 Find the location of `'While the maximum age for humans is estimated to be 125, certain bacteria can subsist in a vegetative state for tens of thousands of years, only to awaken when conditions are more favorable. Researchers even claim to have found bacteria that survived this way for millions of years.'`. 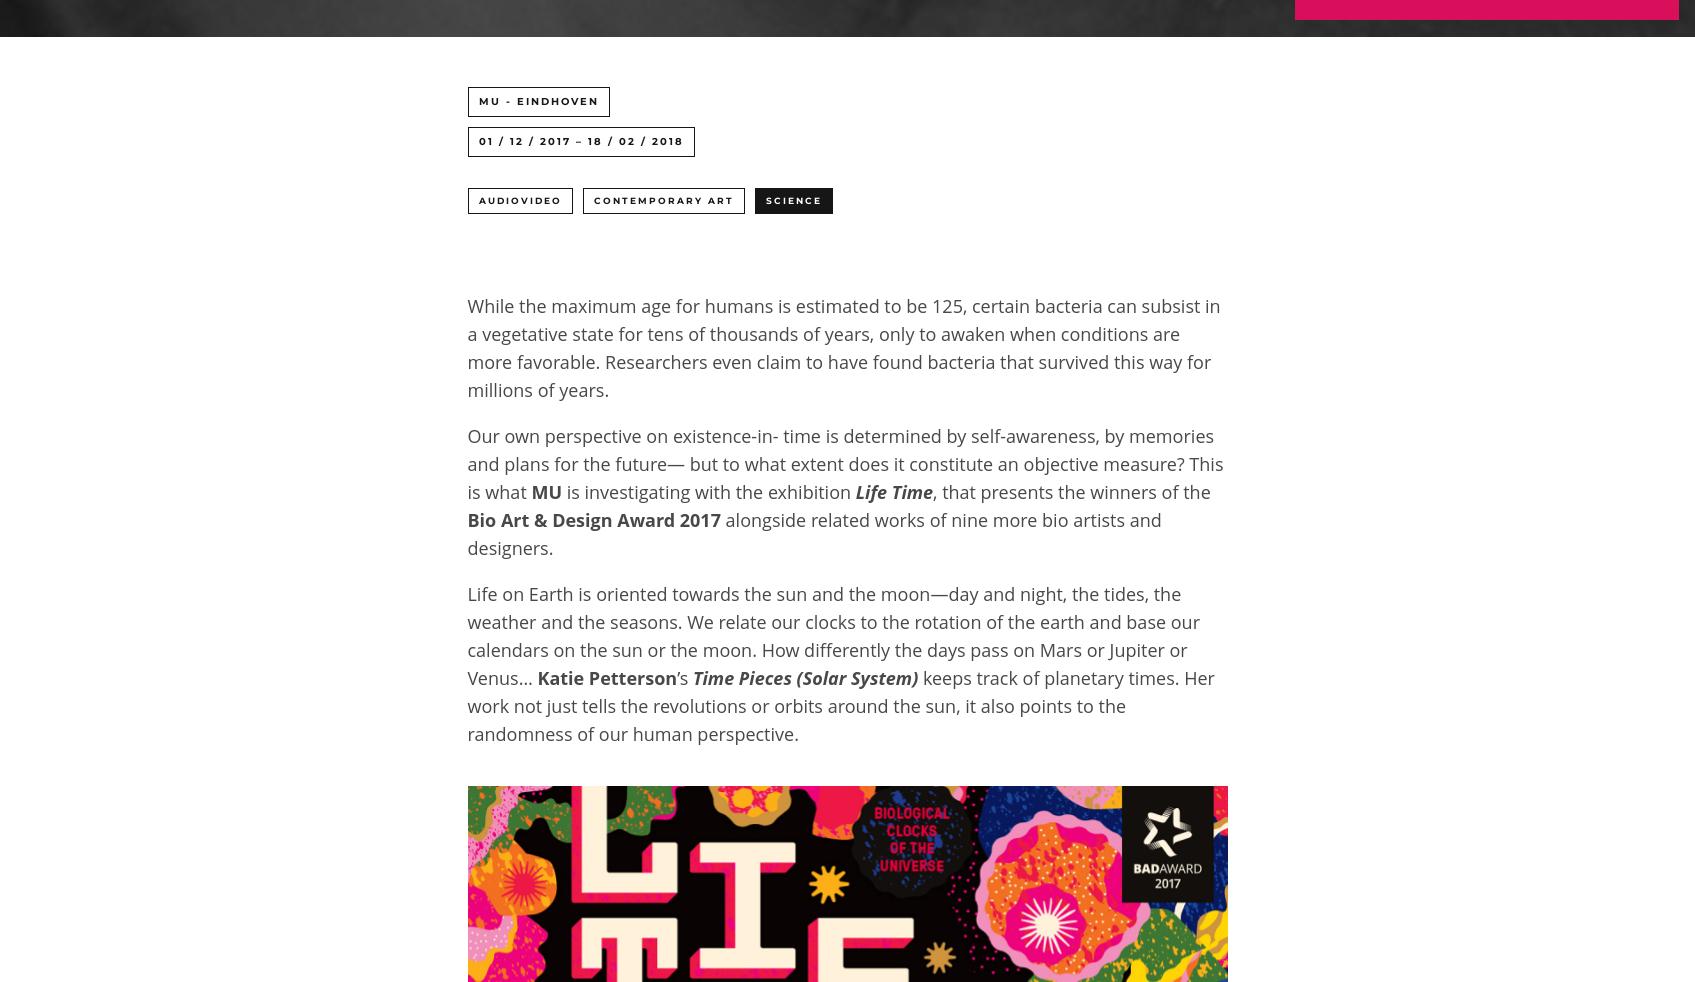

'While the maximum age for humans is estimated to be 125, certain bacteria can subsist in a vegetative state for tens of thousands of years, only to awaken when conditions are more favorable. Researchers even claim to have found bacteria that survived this way for millions of years.' is located at coordinates (843, 349).